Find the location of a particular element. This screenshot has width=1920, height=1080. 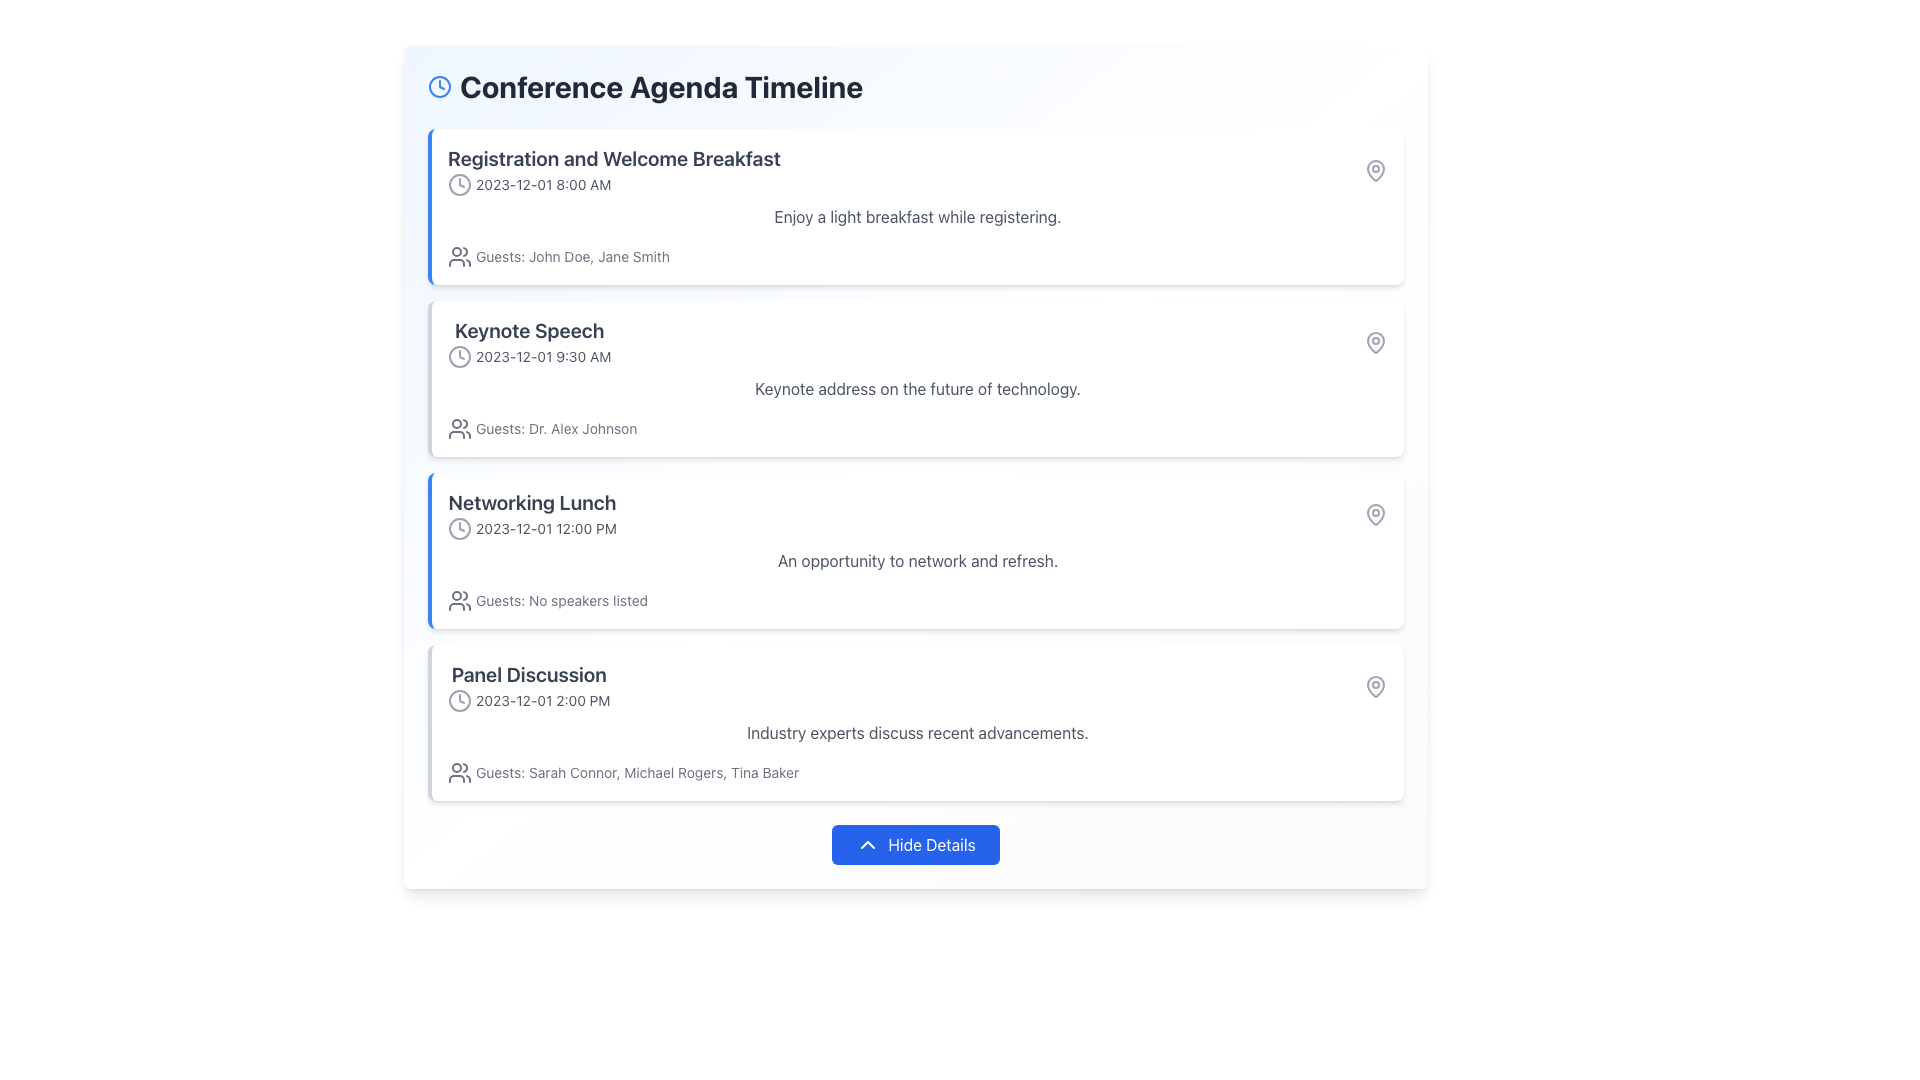

information from the Text Block with Icon that displays 'Panel Discussion' and the date and time '2023-12-01 2:00 PM' is located at coordinates (529, 685).